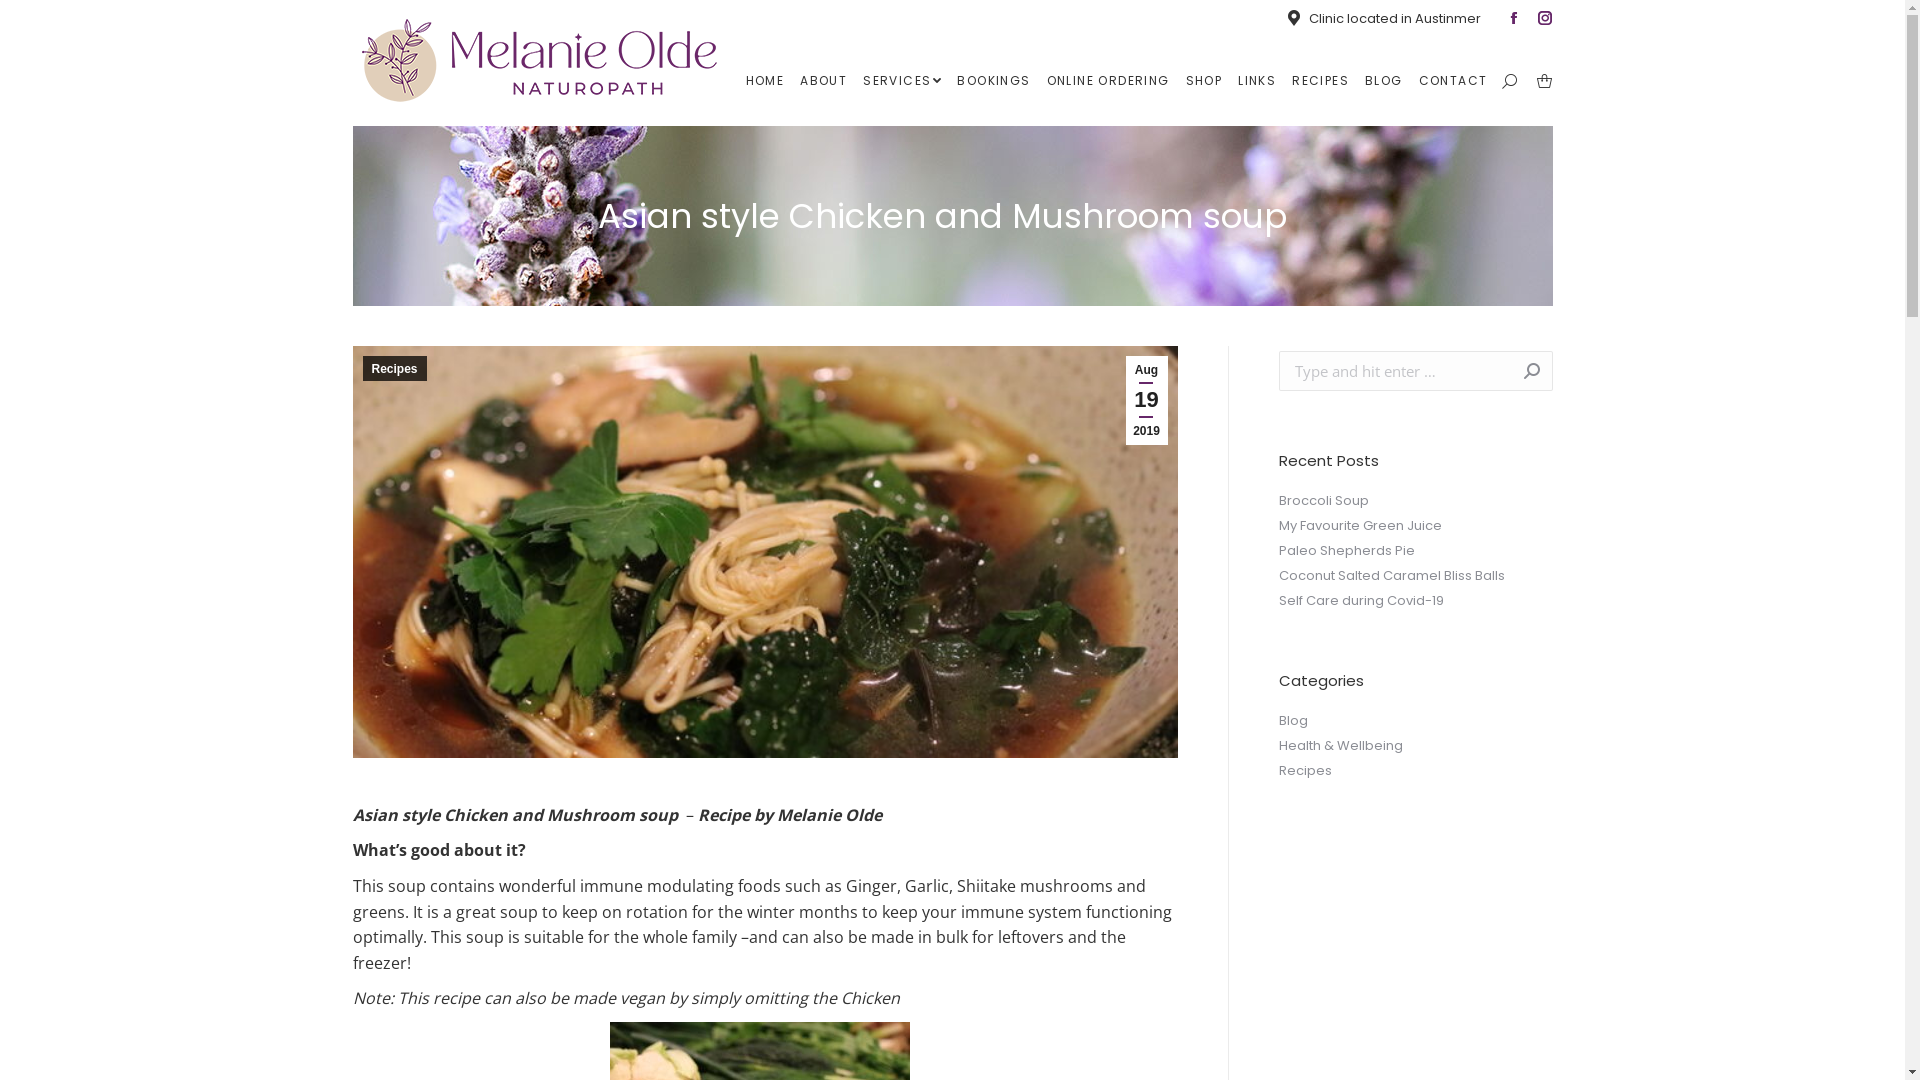  Describe the element at coordinates (823, 80) in the screenshot. I see `'ABOUT'` at that location.